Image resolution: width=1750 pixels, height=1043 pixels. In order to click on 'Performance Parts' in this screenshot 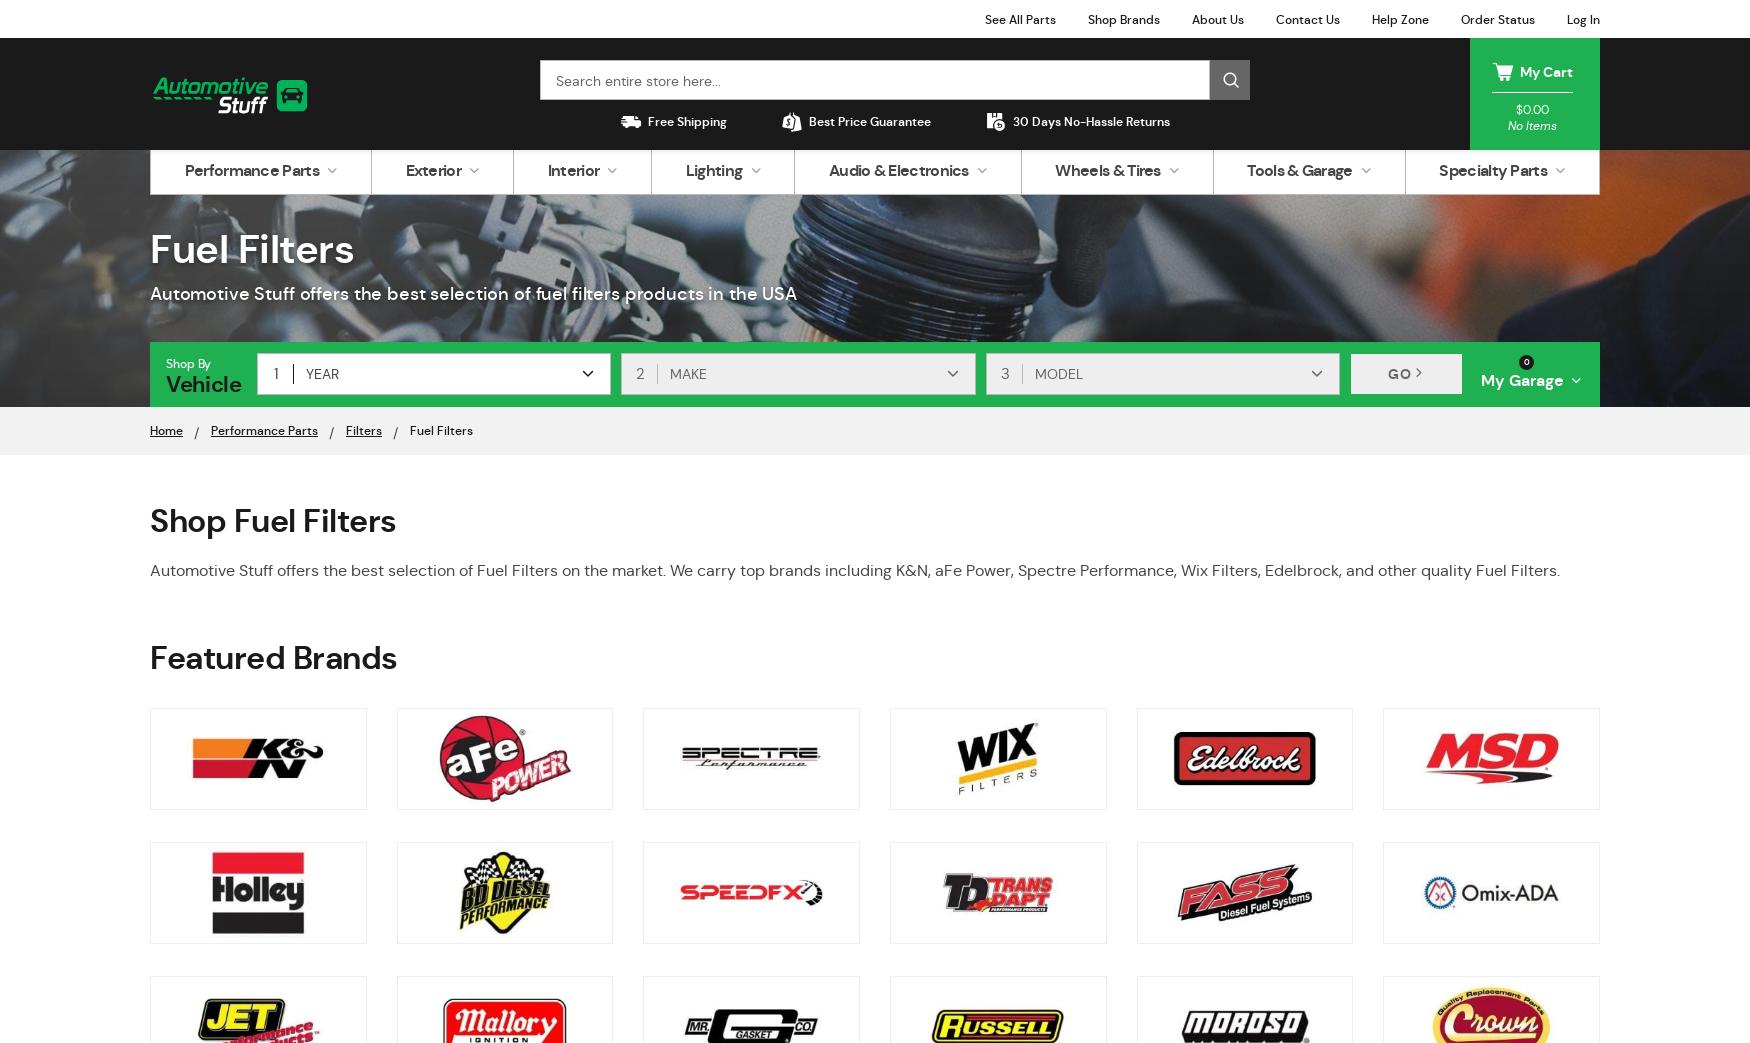, I will do `click(211, 430)`.